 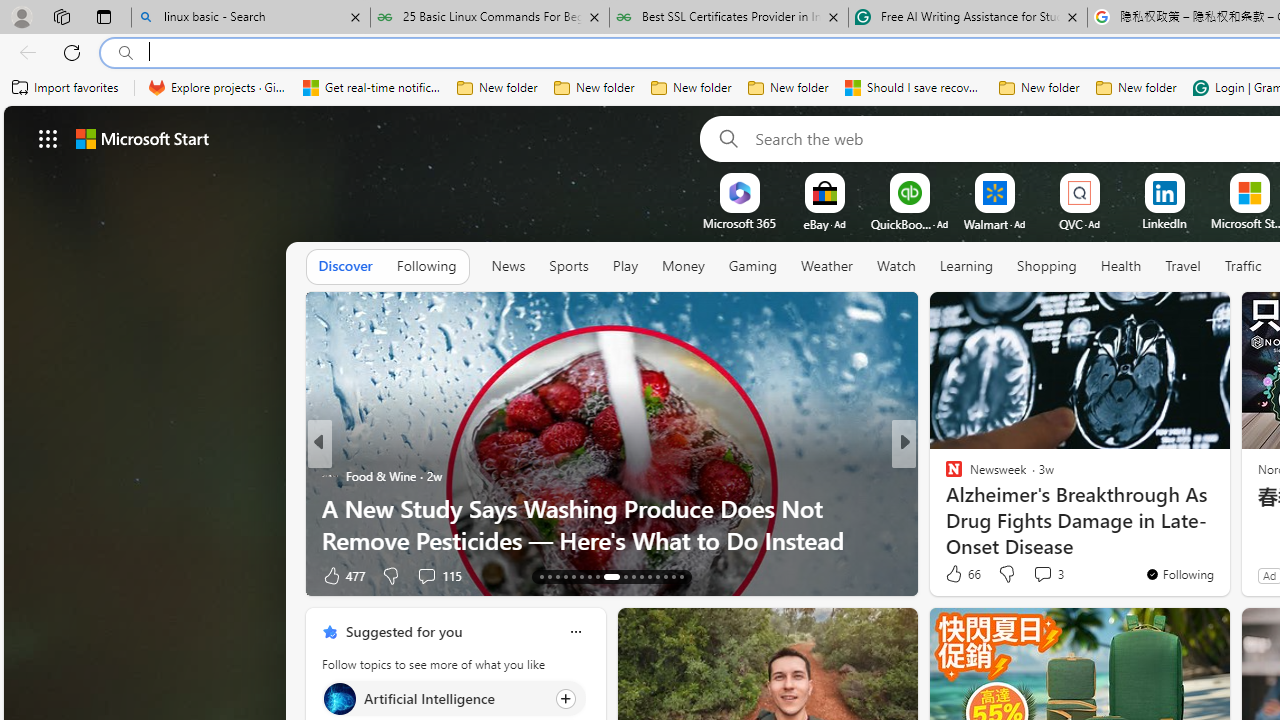 What do you see at coordinates (1136, 87) in the screenshot?
I see `'New folder'` at bounding box center [1136, 87].